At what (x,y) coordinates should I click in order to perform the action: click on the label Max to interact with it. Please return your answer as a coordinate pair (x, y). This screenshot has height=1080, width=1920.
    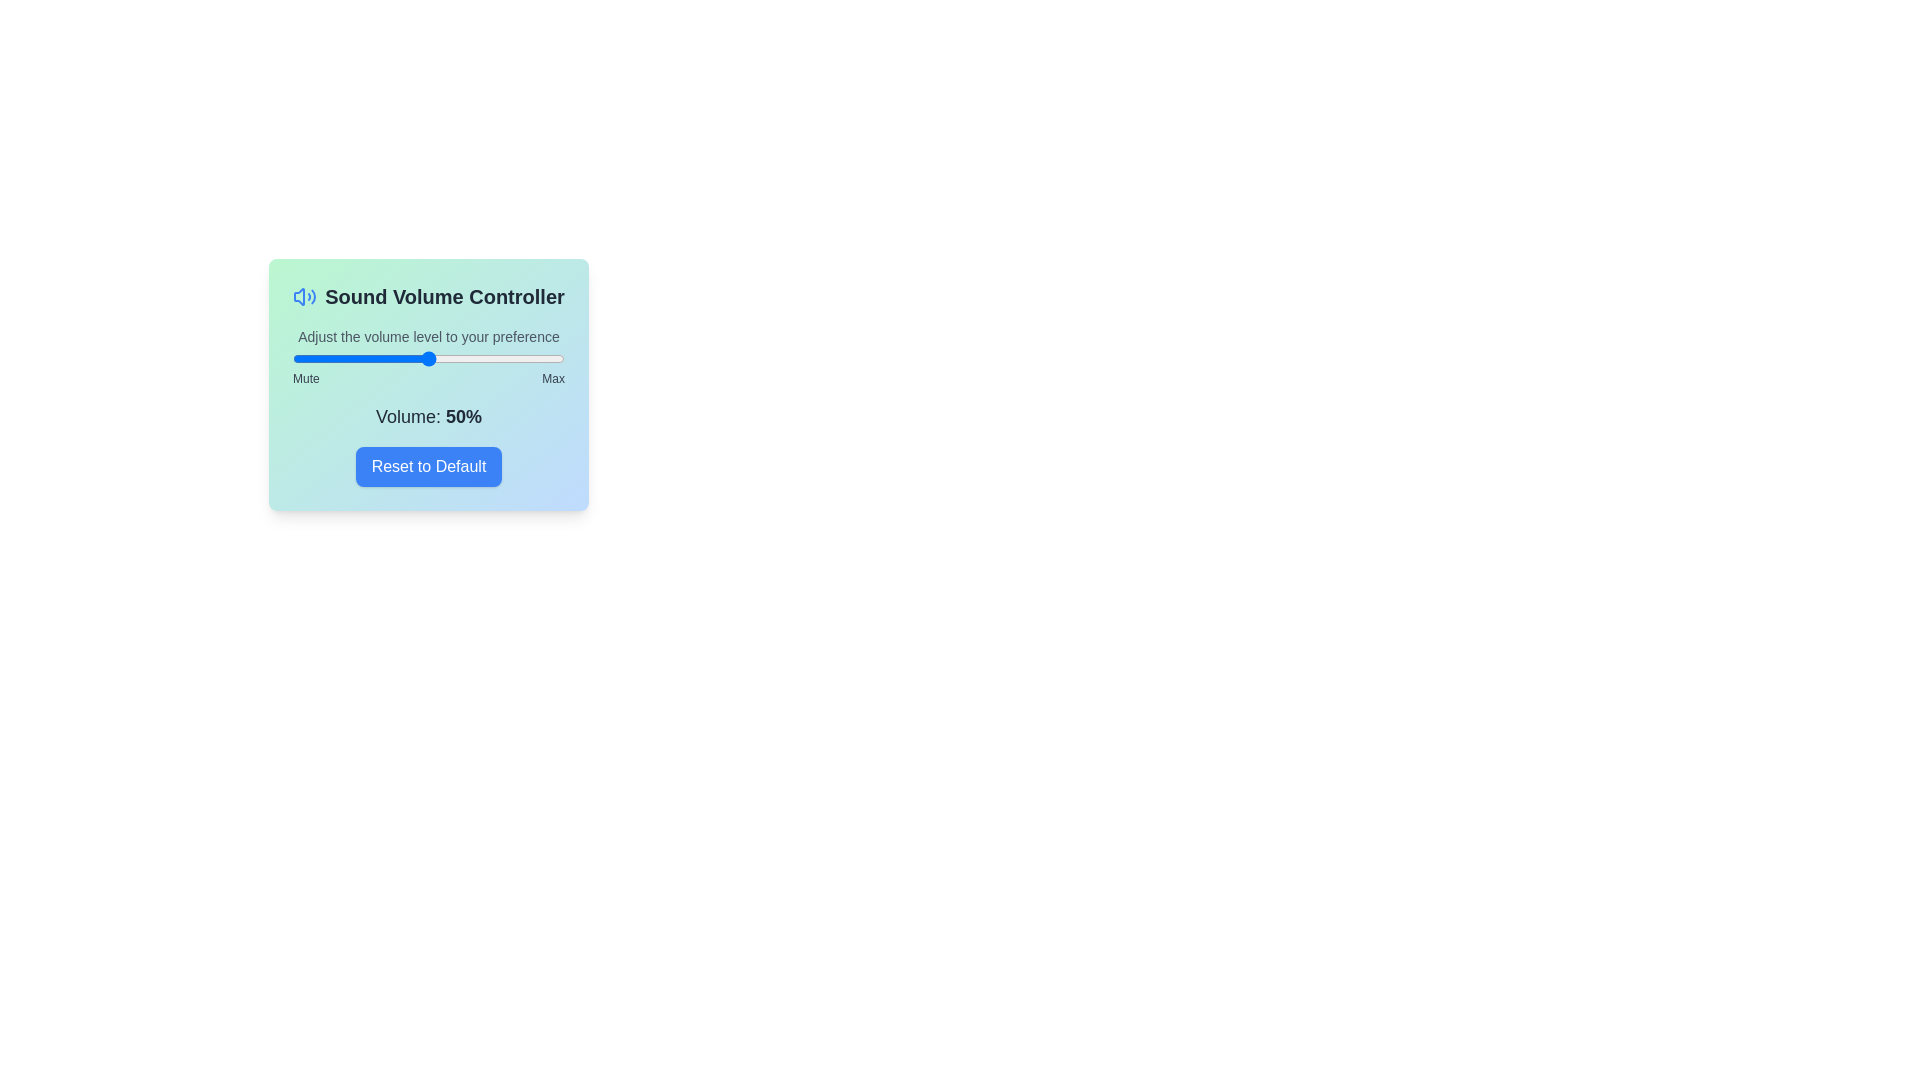
    Looking at the image, I should click on (552, 378).